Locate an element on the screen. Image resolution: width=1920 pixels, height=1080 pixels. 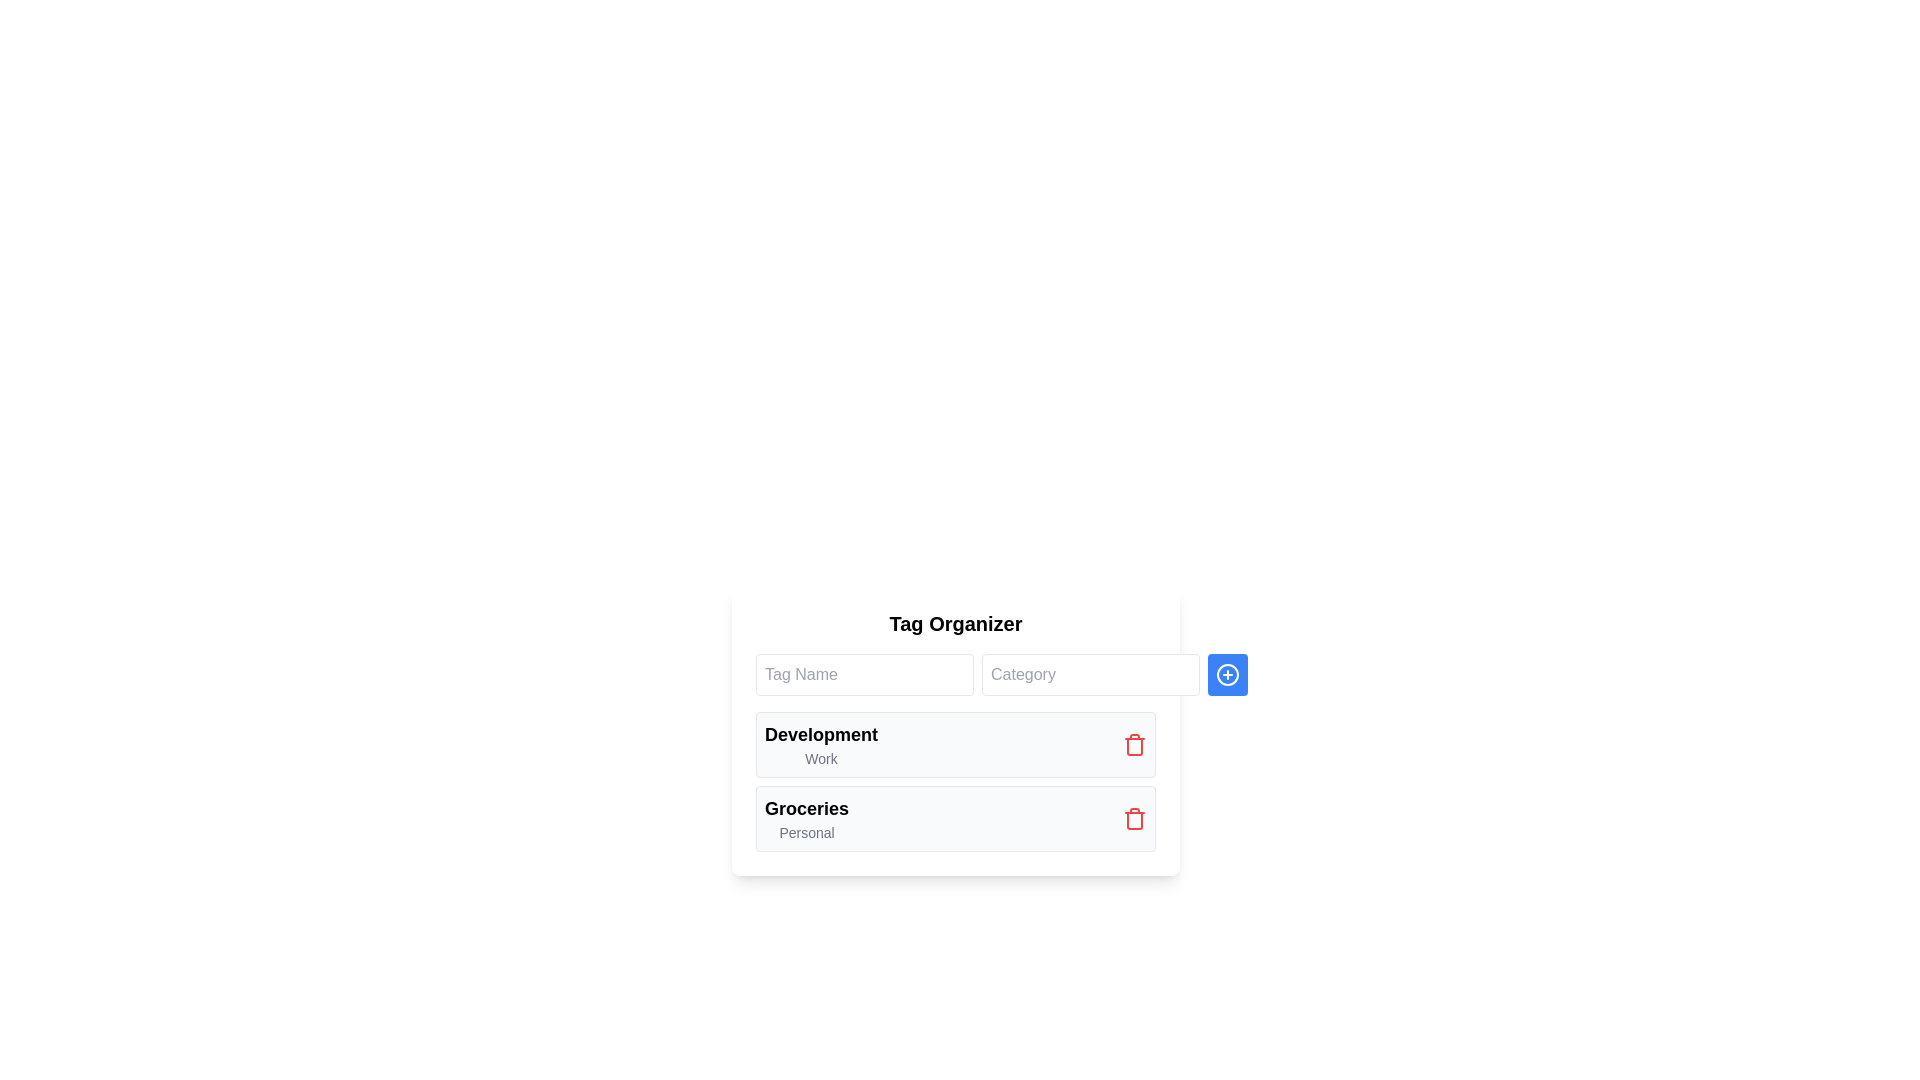
text label displaying 'Development' in bold and large font located on the left side of the first row in the 'Tag Organizer' interface is located at coordinates (821, 735).